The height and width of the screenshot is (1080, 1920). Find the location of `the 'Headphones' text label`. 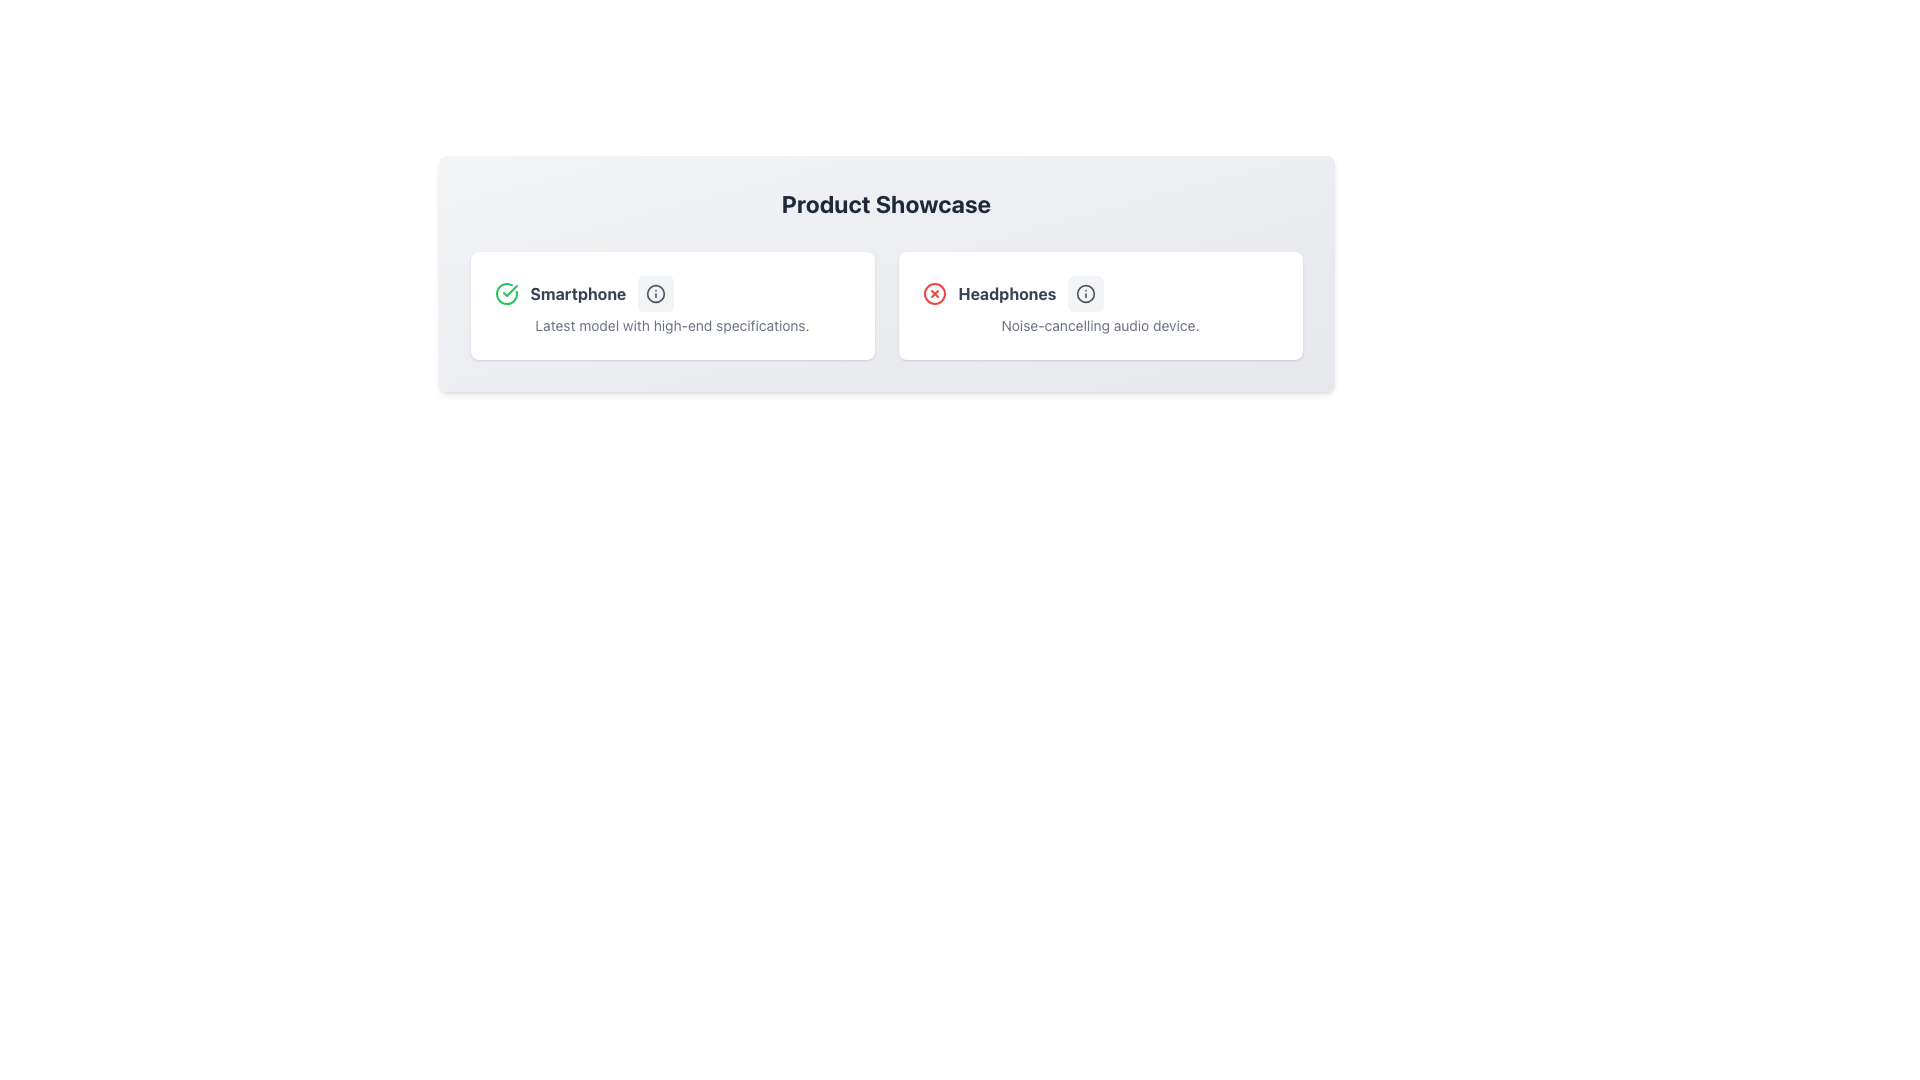

the 'Headphones' text label is located at coordinates (1007, 293).